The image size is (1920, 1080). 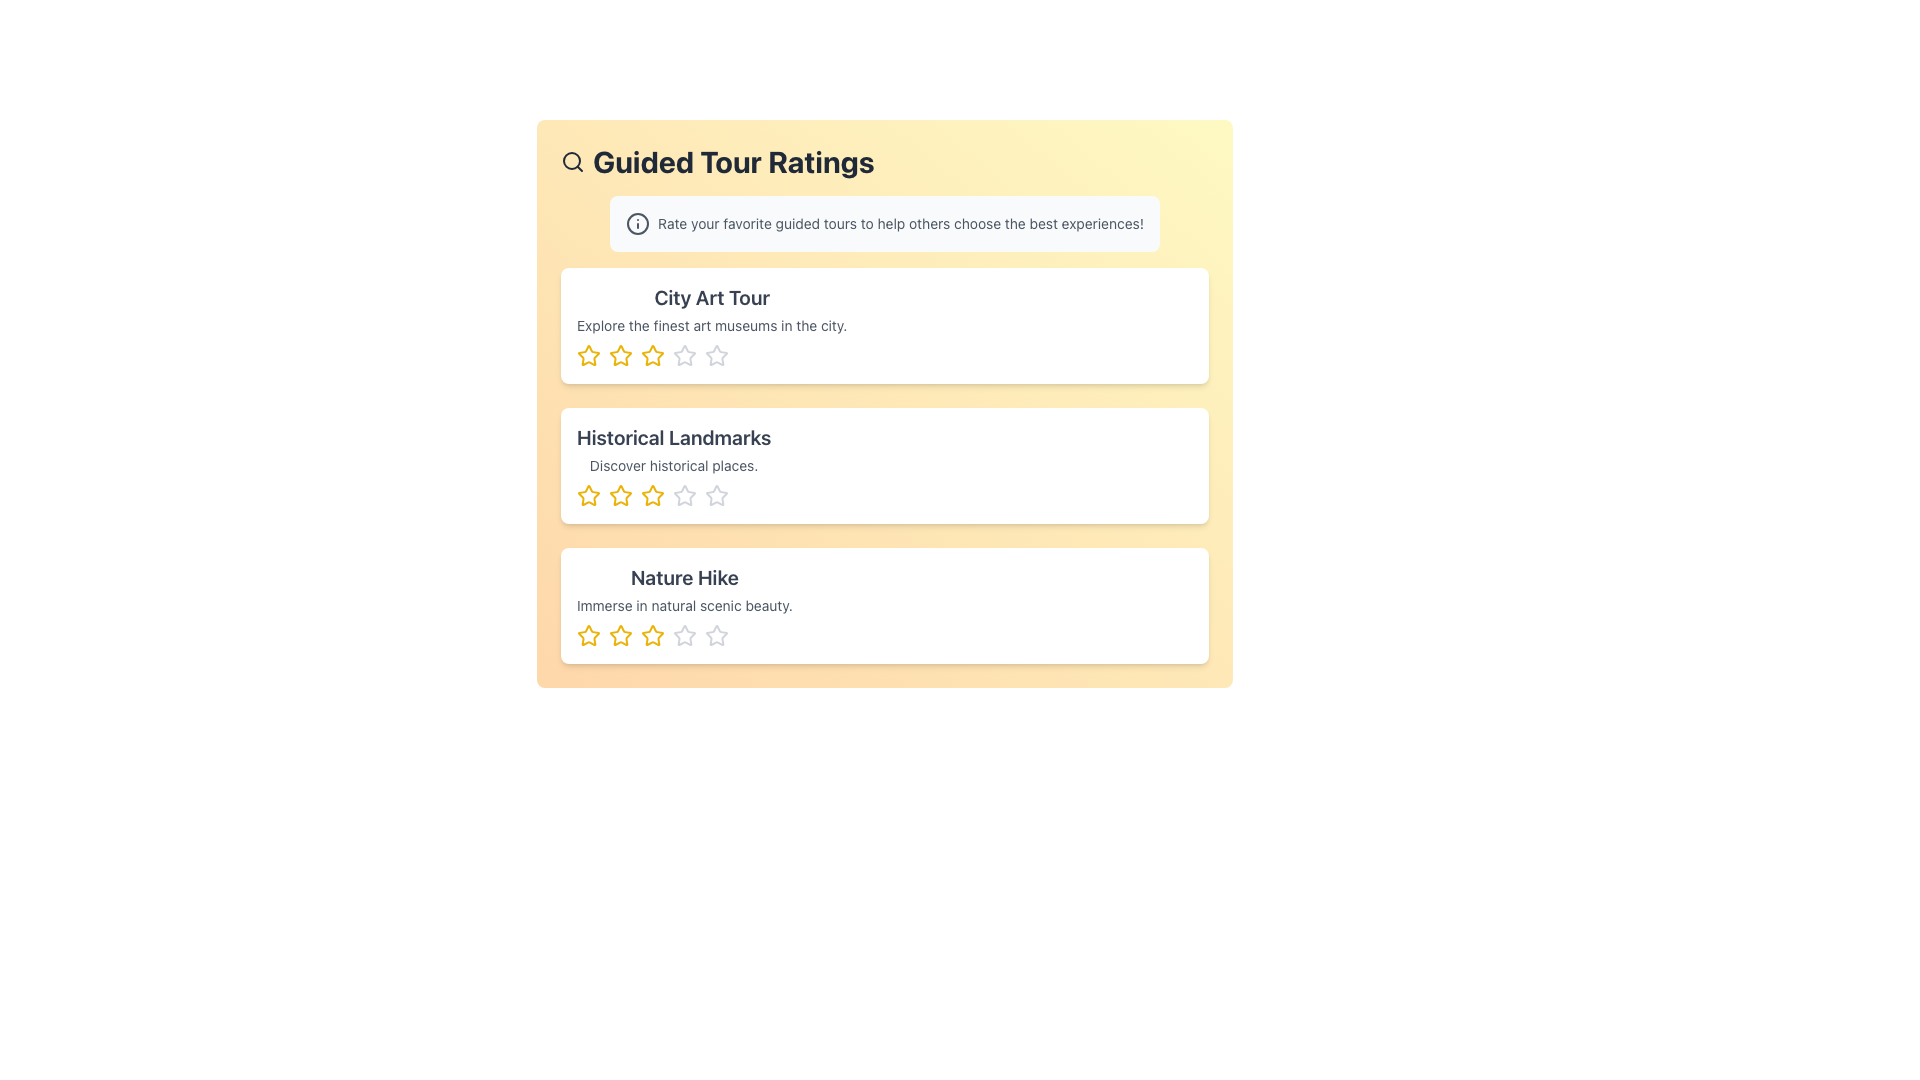 What do you see at coordinates (619, 495) in the screenshot?
I see `the second star-shaped vector graphic with a yellow outline and white fill in the 'Historical Landmarks' section to rate it` at bounding box center [619, 495].